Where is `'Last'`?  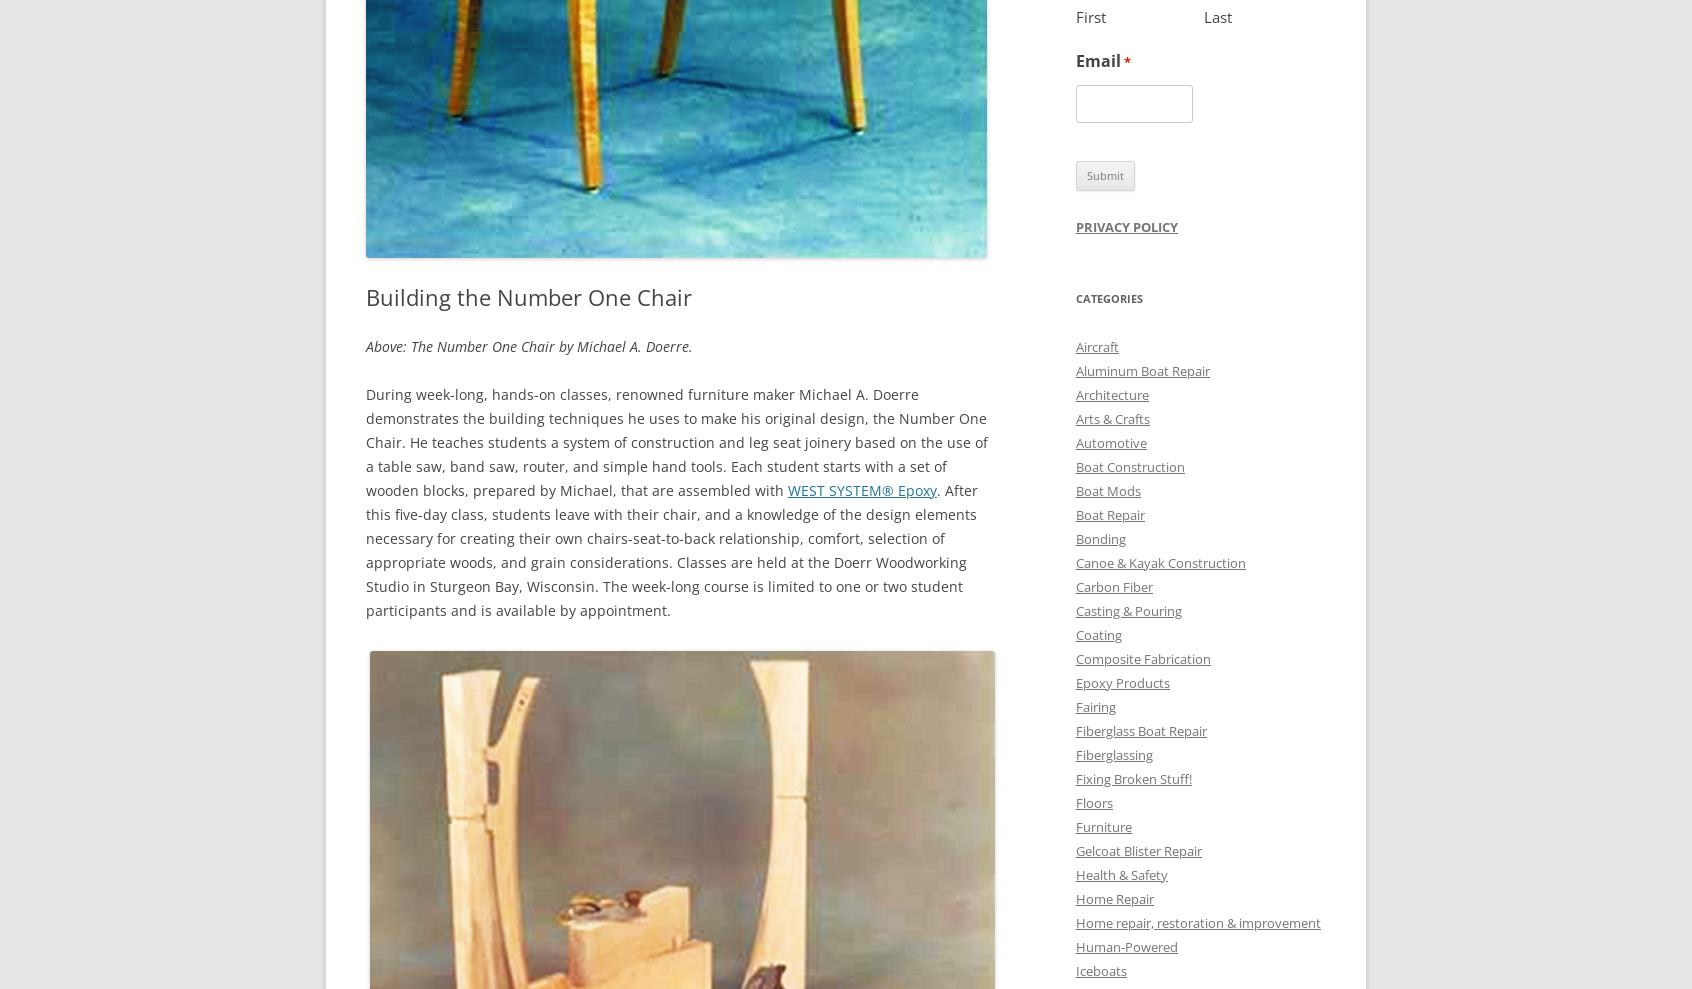 'Last' is located at coordinates (1217, 15).